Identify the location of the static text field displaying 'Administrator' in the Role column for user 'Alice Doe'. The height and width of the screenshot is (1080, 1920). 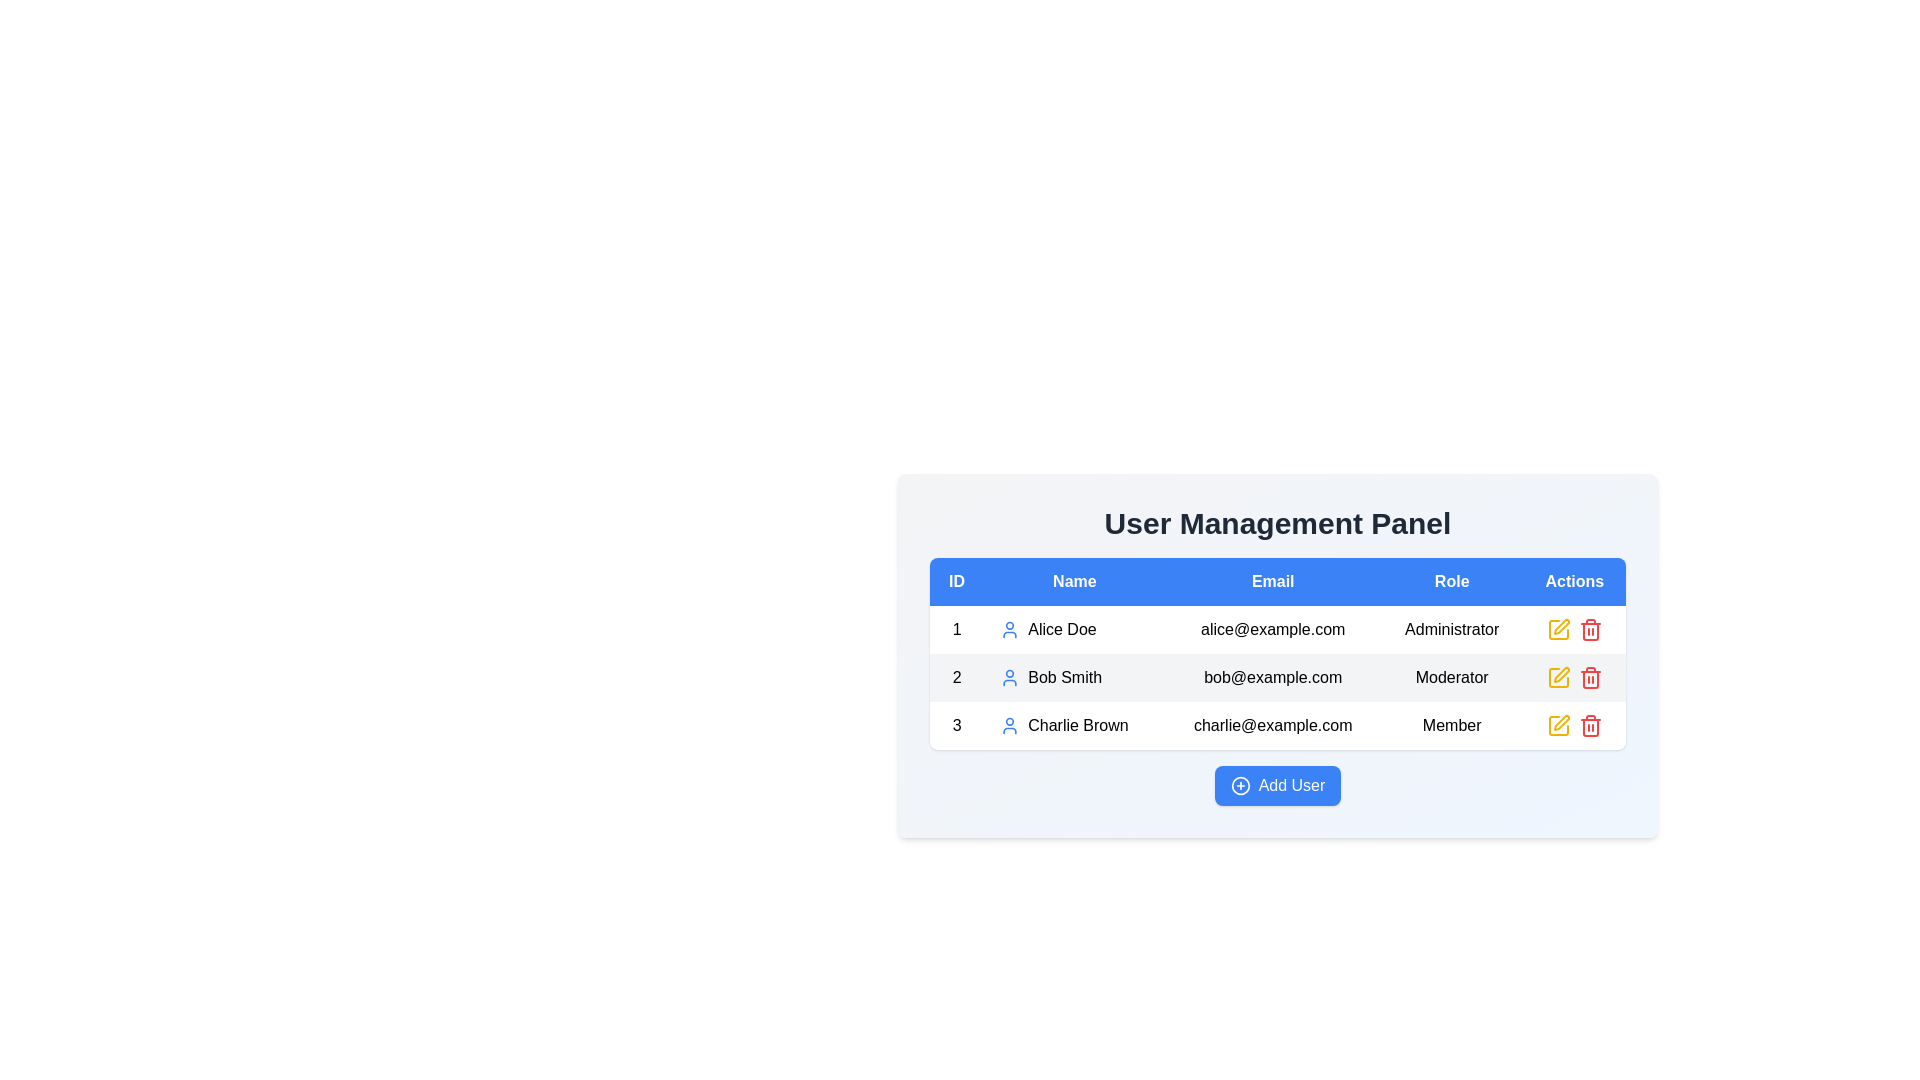
(1452, 628).